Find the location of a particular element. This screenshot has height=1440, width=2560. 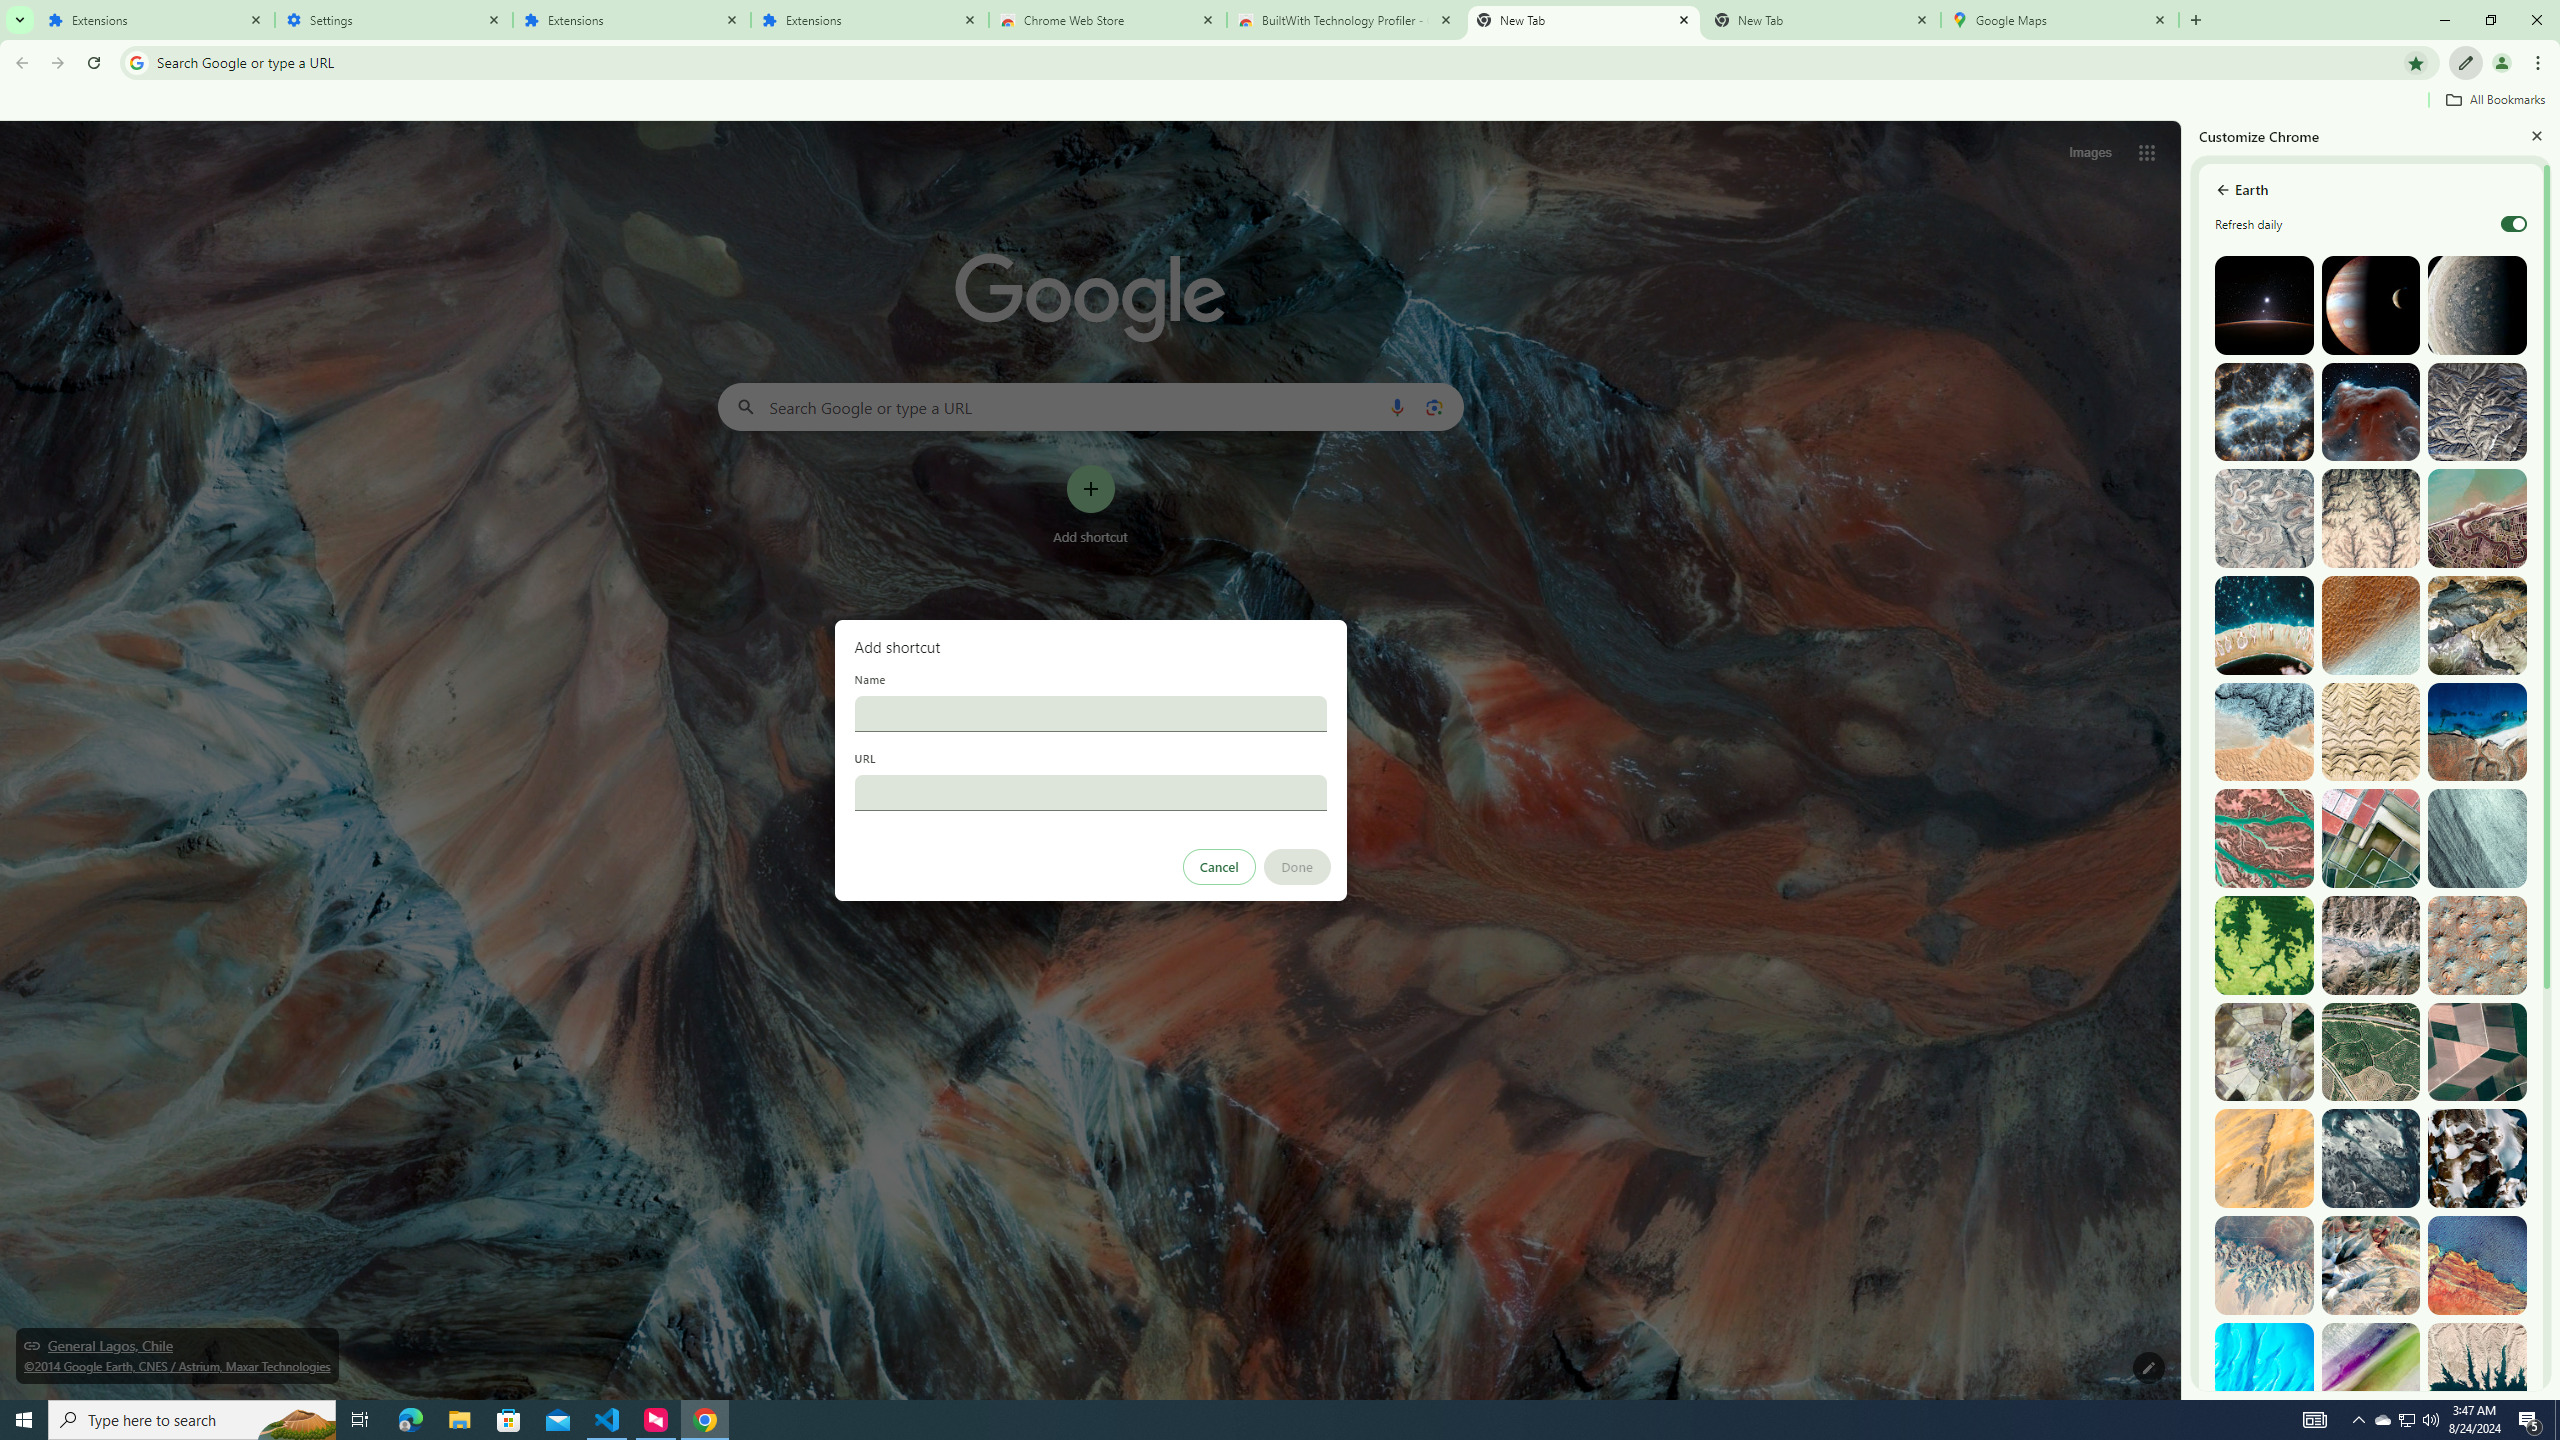

'Search icon' is located at coordinates (135, 61).